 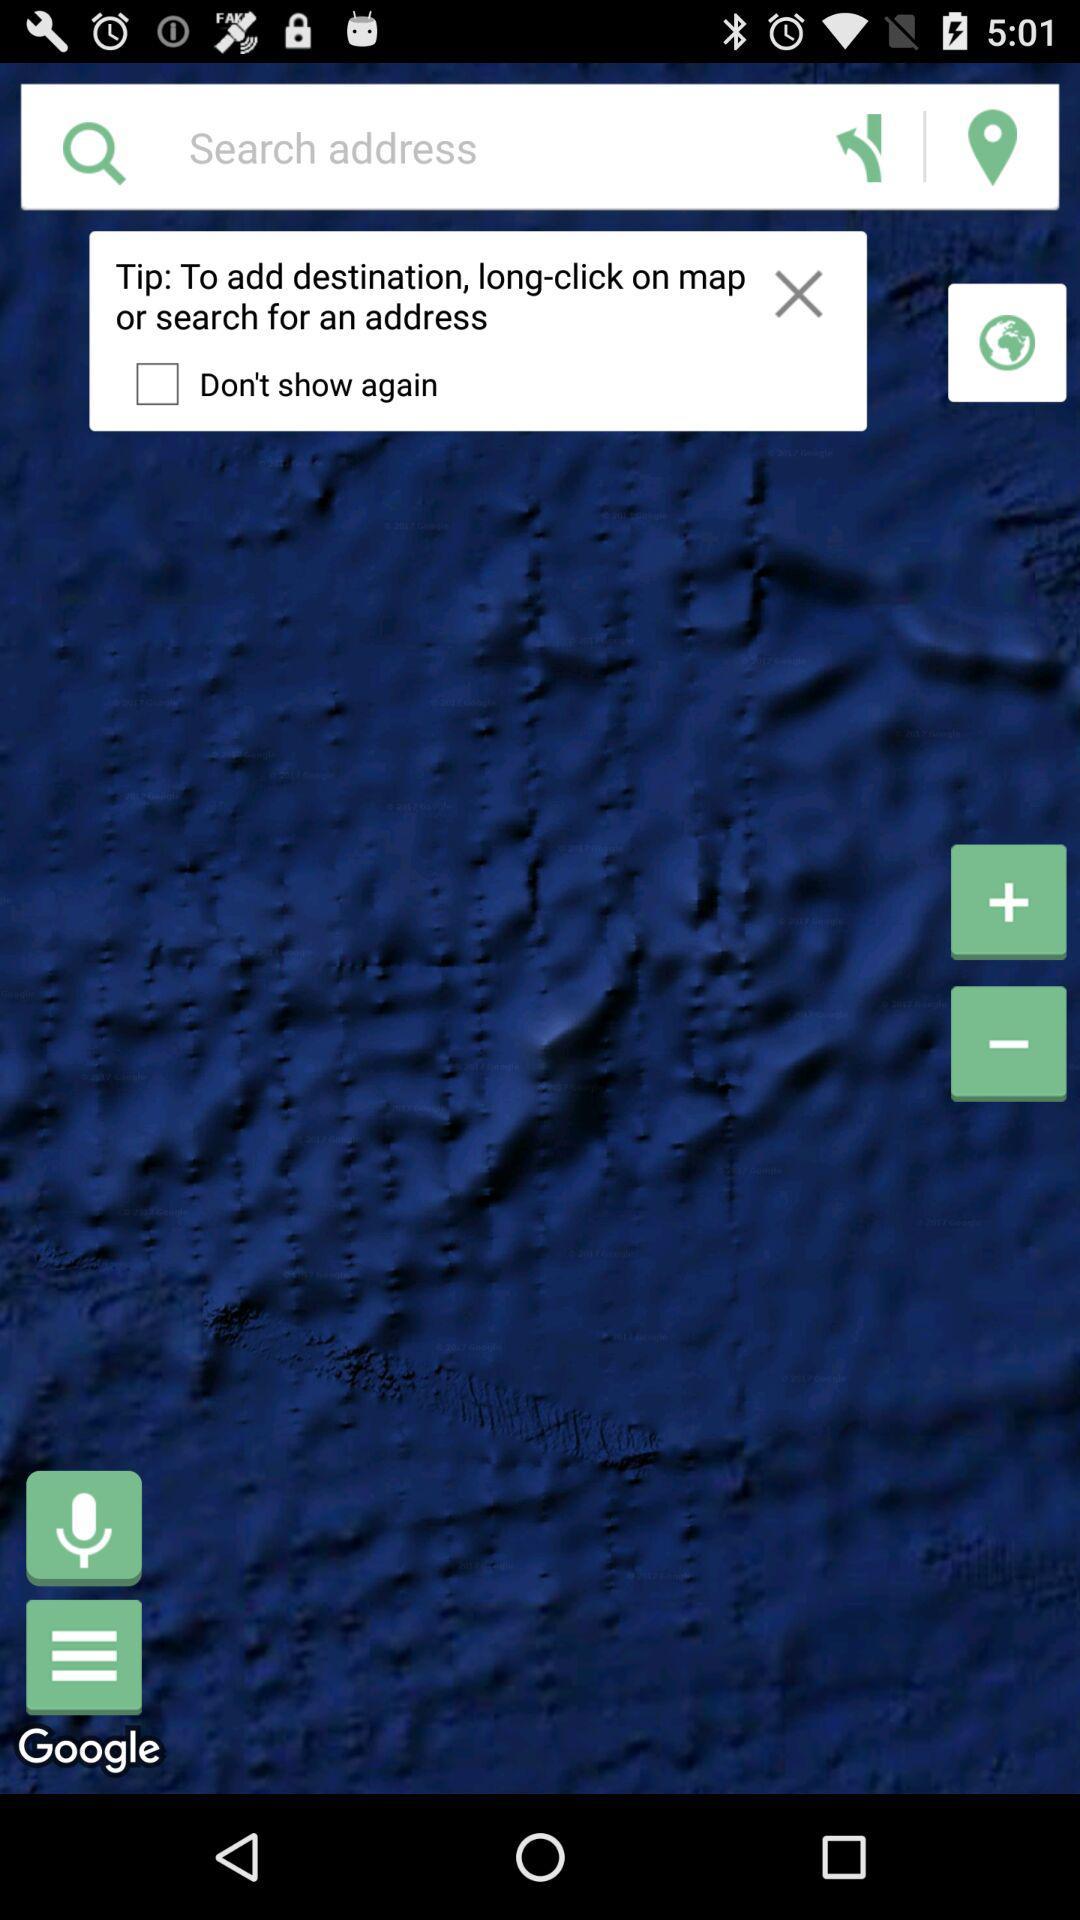 What do you see at coordinates (992, 155) in the screenshot?
I see `the location icon` at bounding box center [992, 155].